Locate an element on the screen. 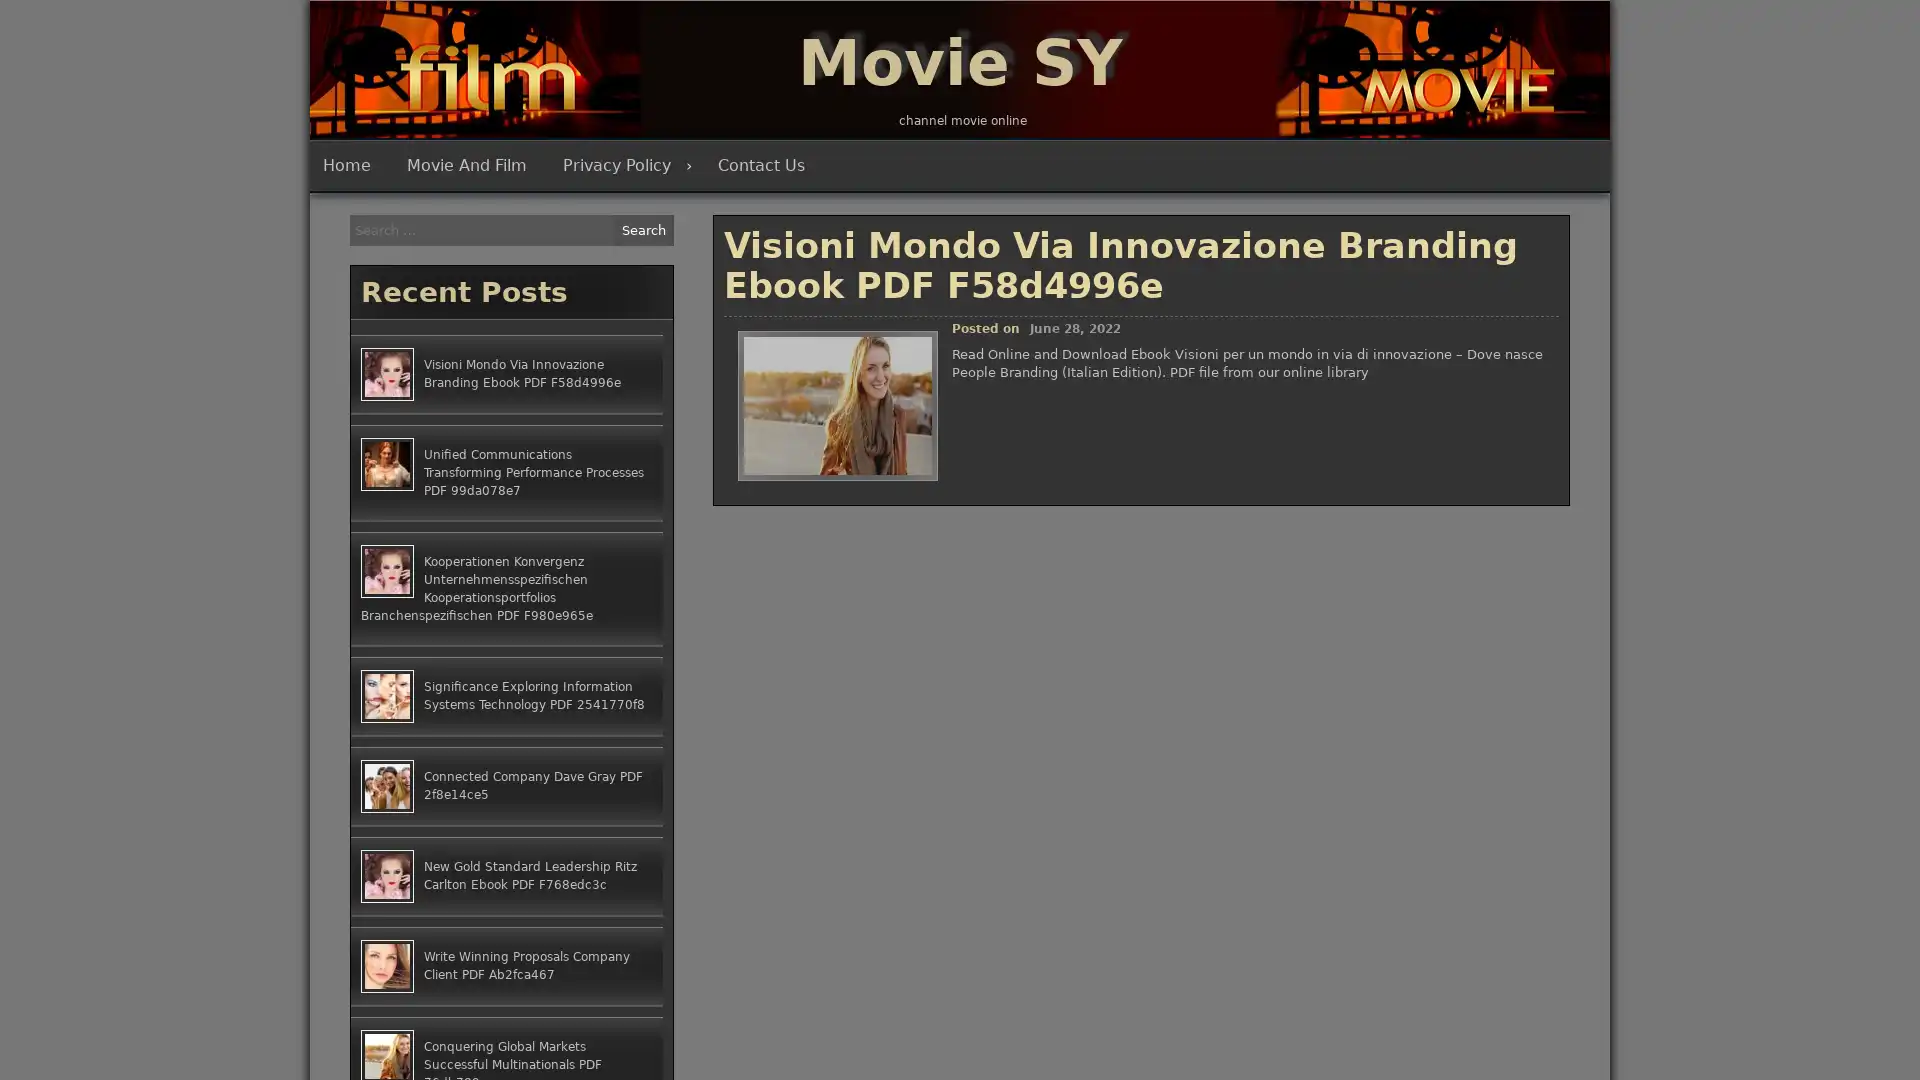 The width and height of the screenshot is (1920, 1080). Search is located at coordinates (643, 229).